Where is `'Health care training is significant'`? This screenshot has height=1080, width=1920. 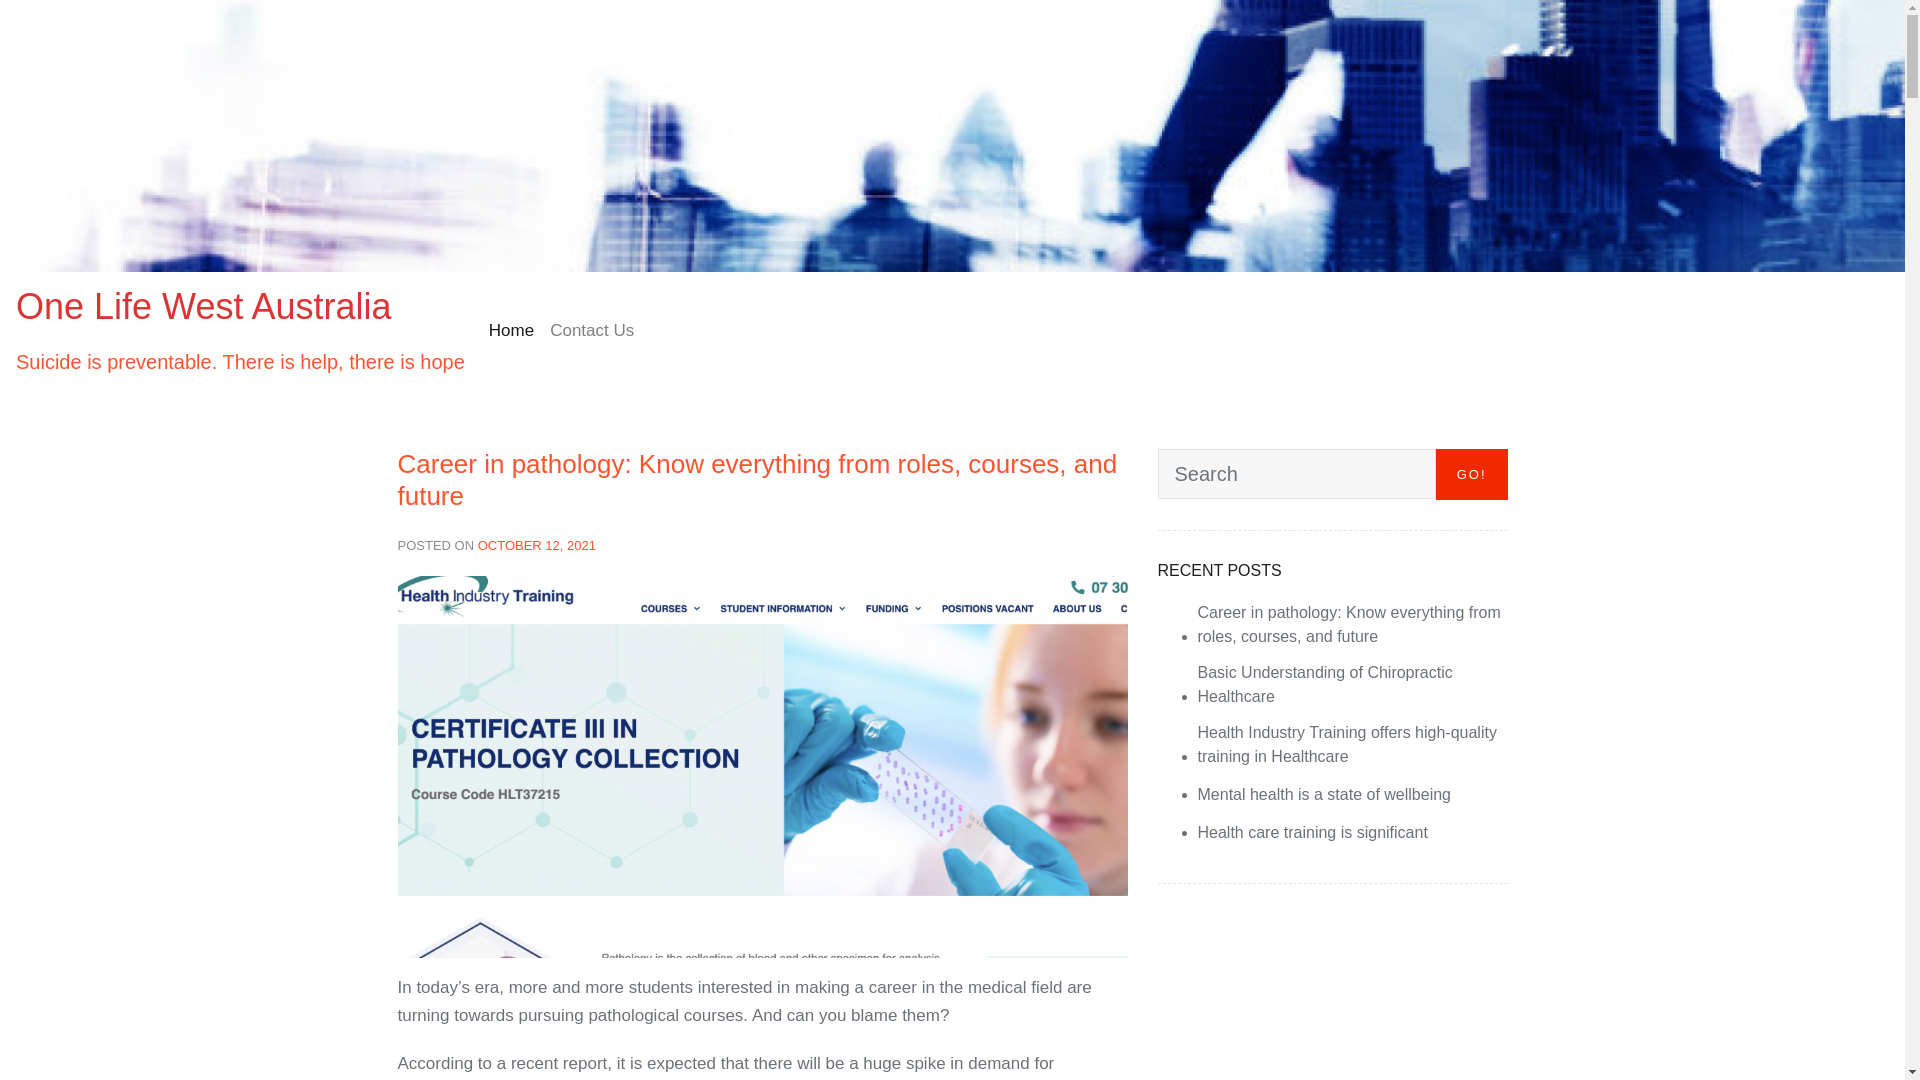
'Health care training is significant' is located at coordinates (1313, 833).